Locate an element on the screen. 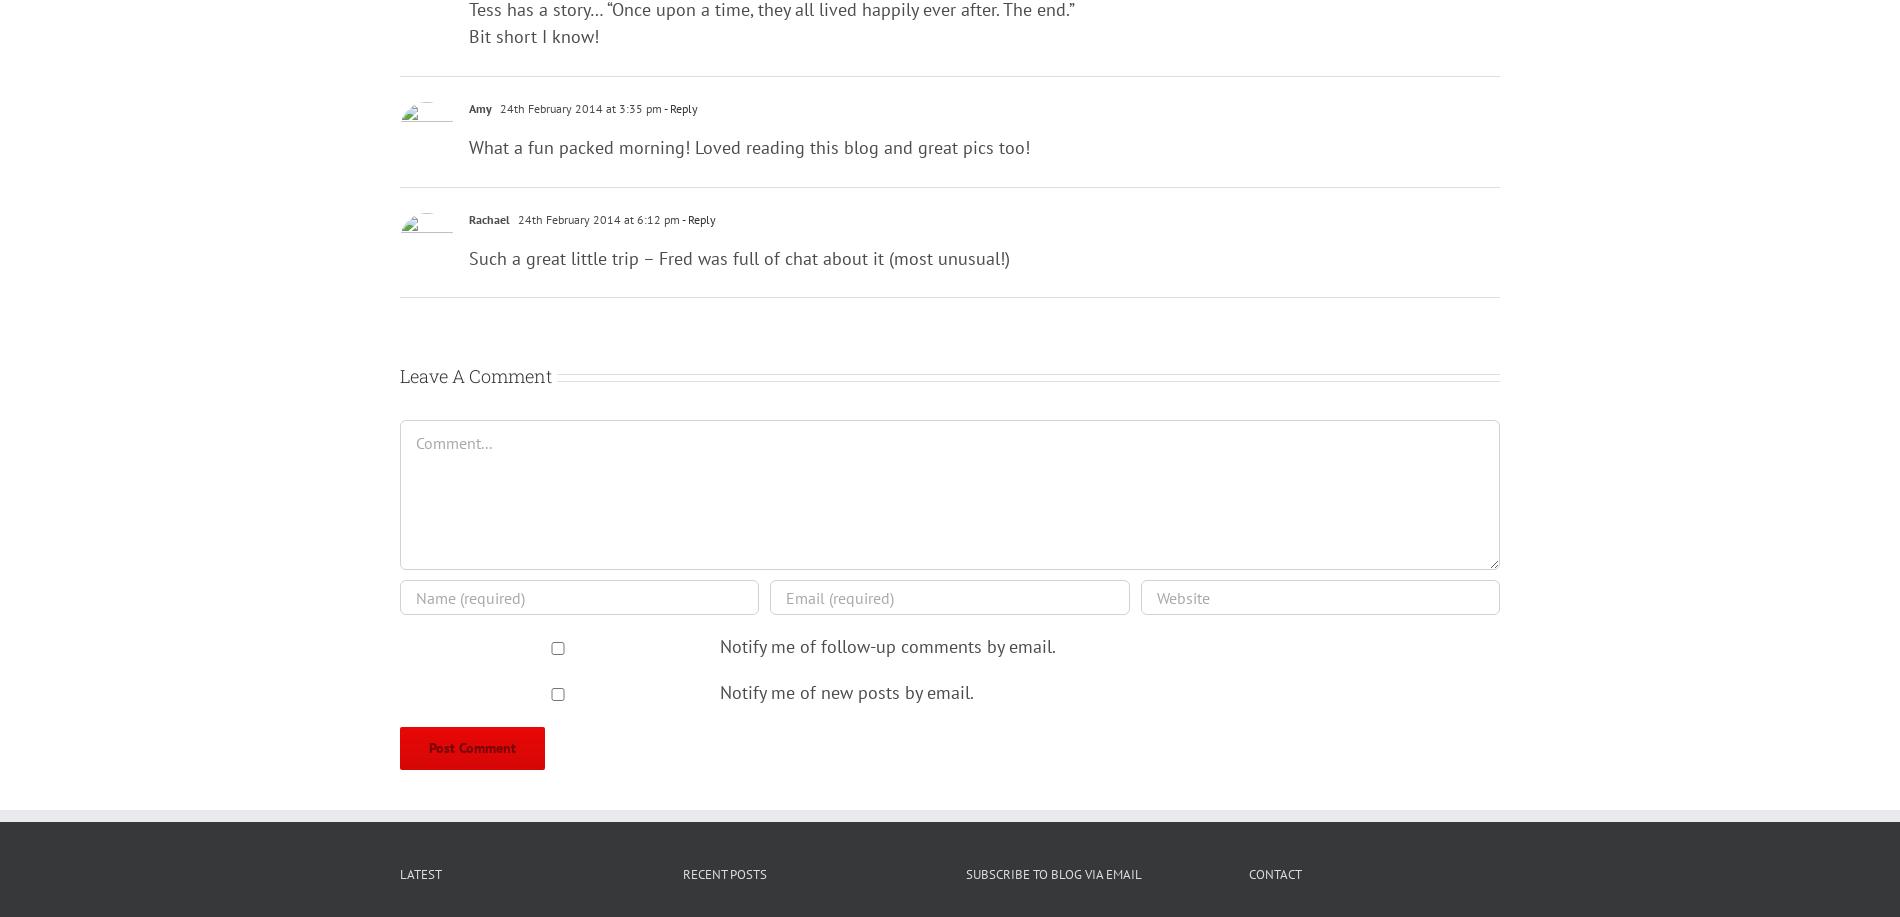 This screenshot has width=1900, height=917. 'Notify me of new posts by email.' is located at coordinates (846, 692).